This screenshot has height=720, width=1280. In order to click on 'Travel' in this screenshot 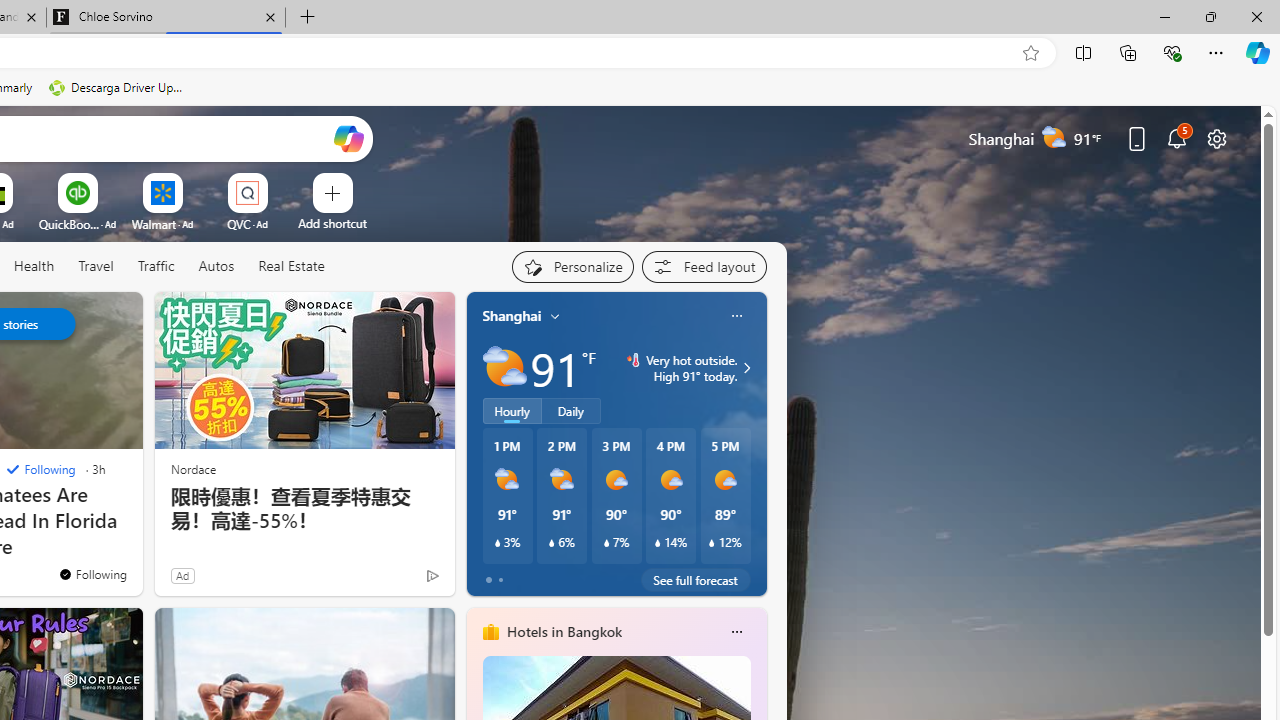, I will do `click(95, 266)`.